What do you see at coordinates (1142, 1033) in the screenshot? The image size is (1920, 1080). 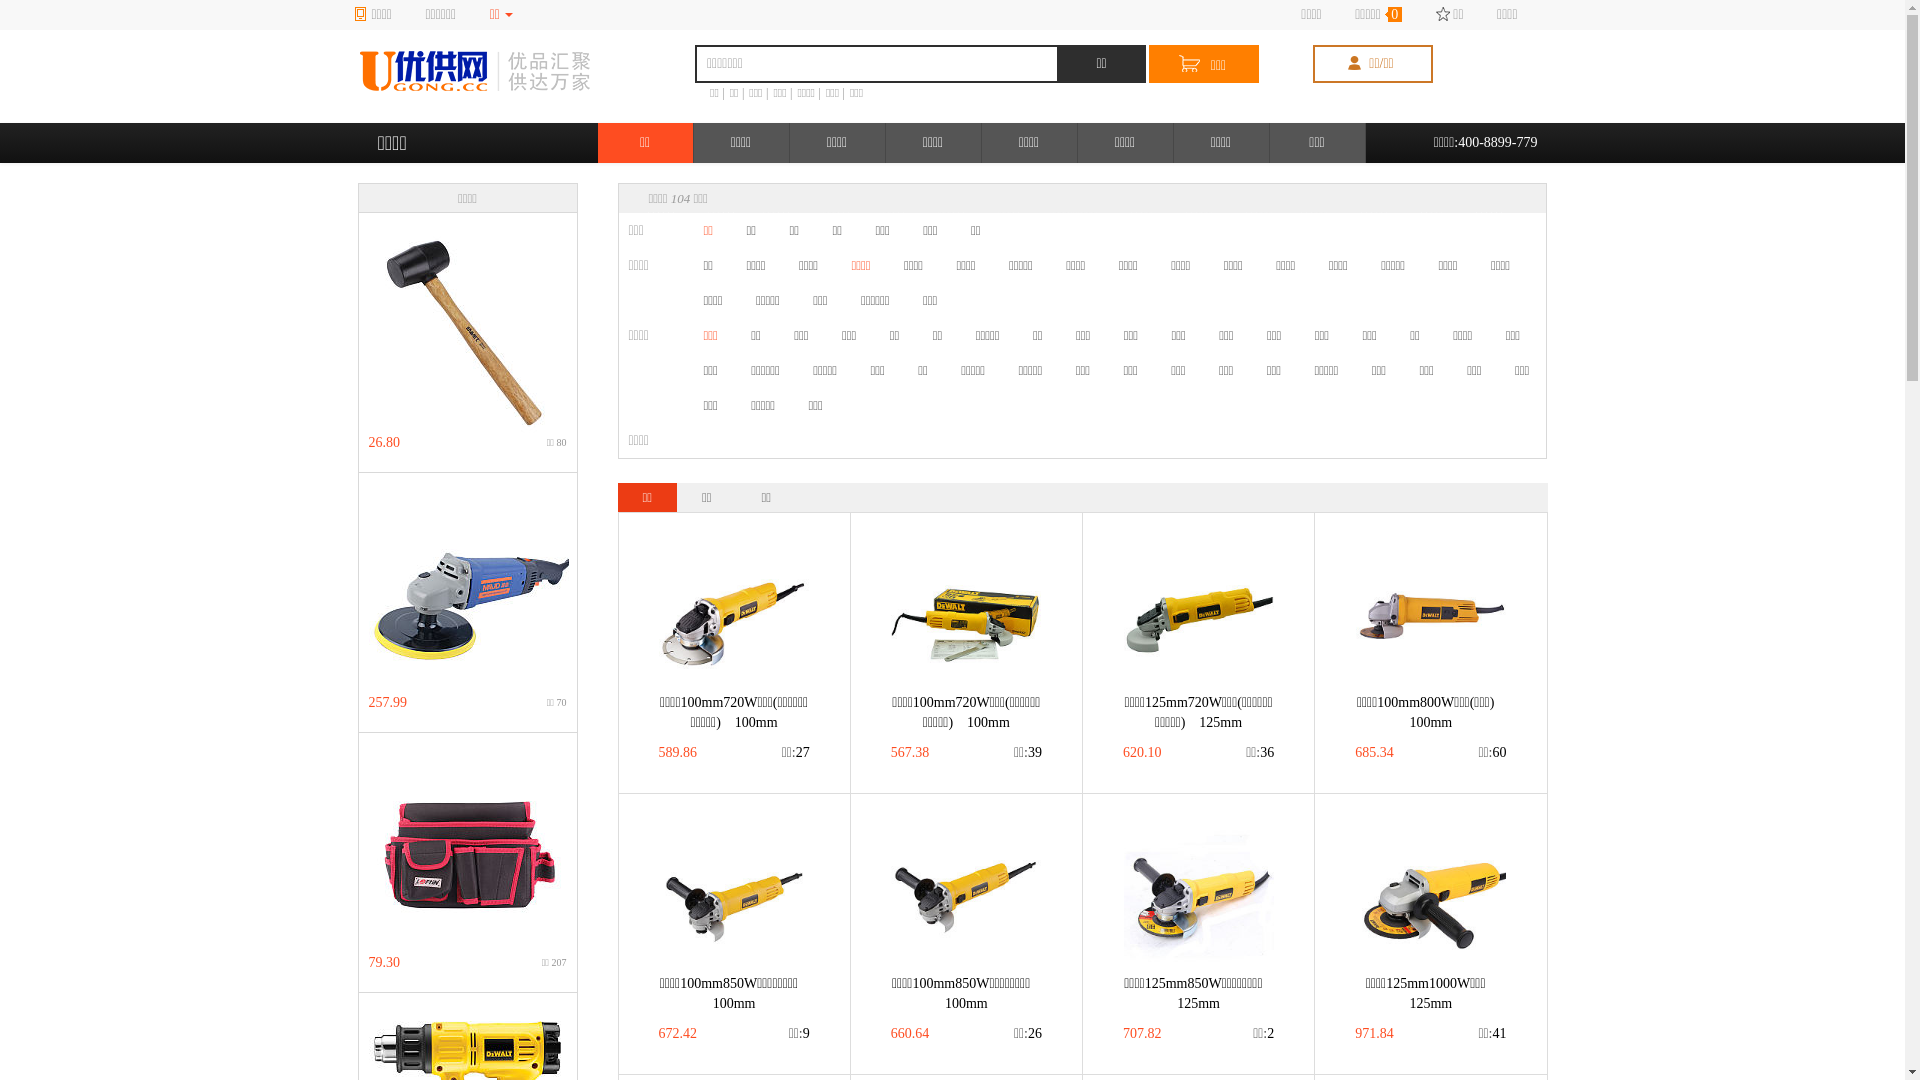 I see `'707.82'` at bounding box center [1142, 1033].